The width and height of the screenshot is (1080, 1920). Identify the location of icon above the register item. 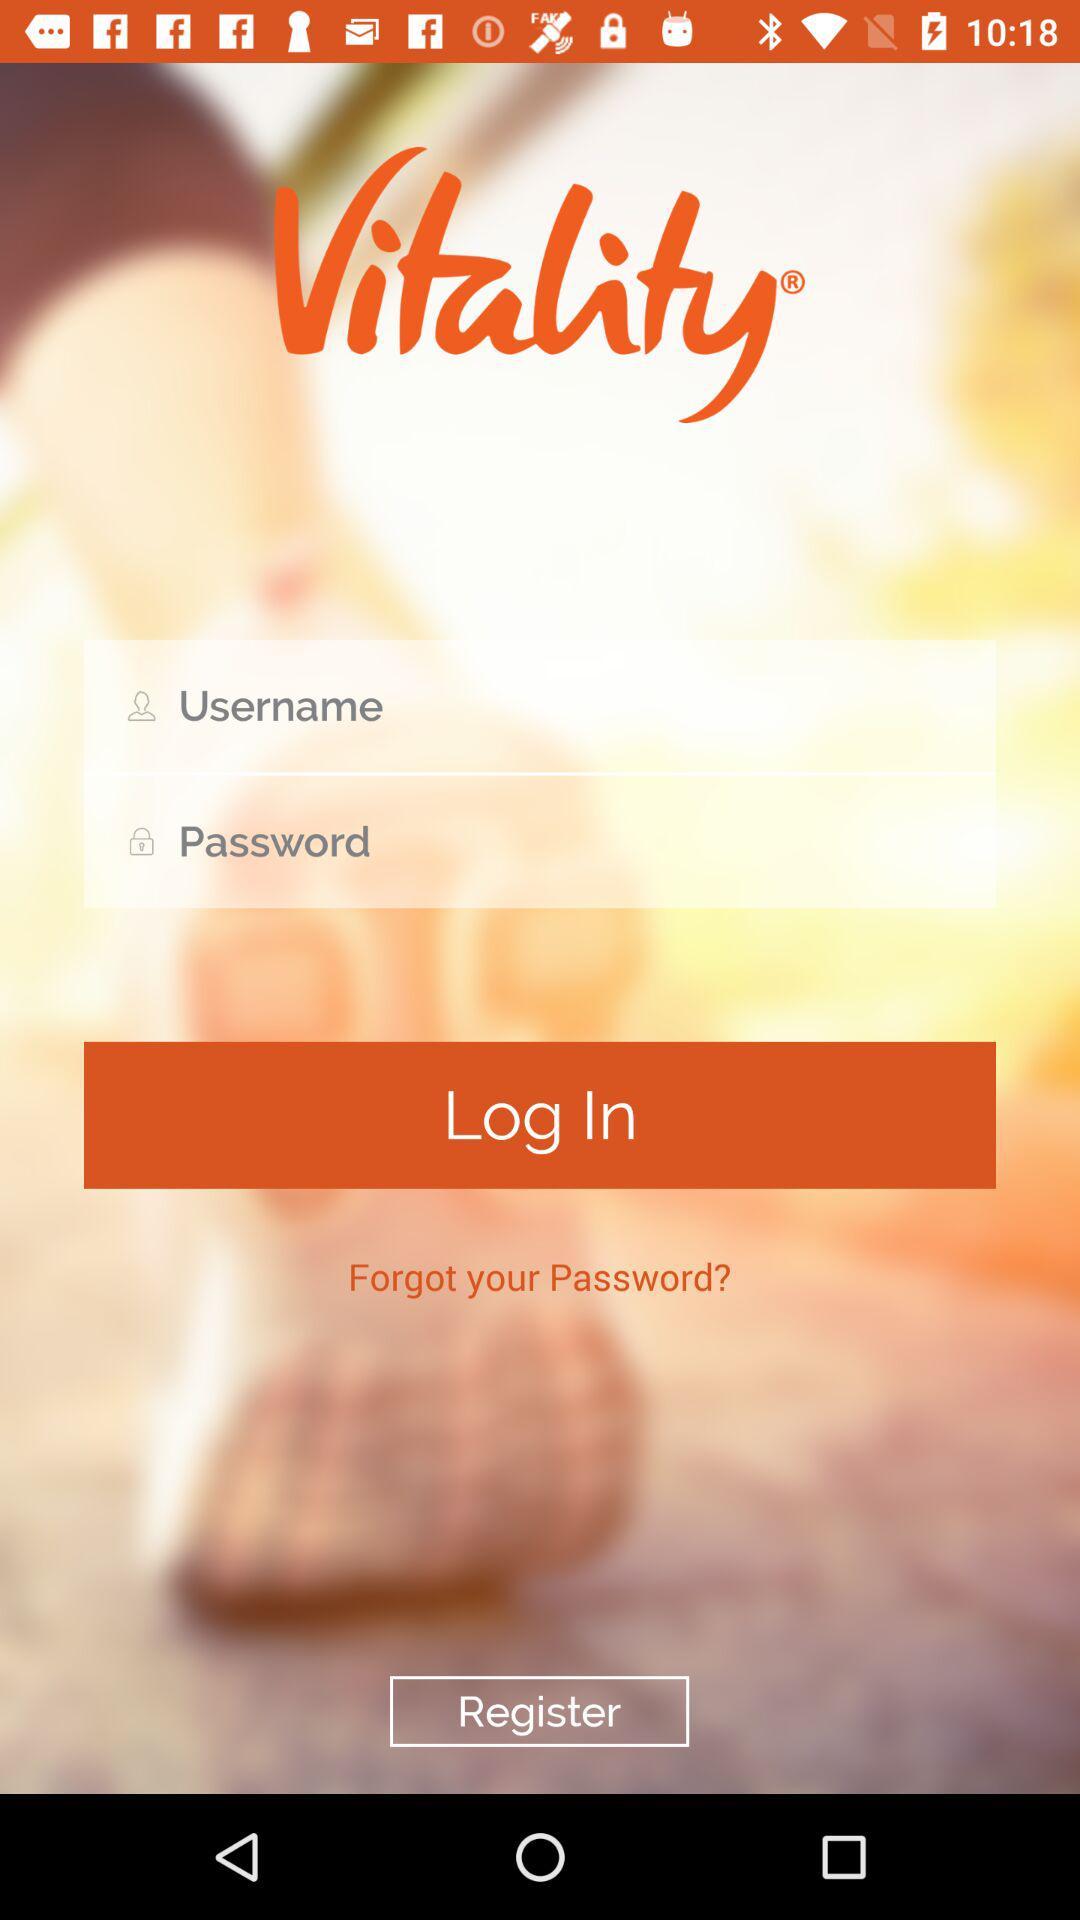
(538, 1275).